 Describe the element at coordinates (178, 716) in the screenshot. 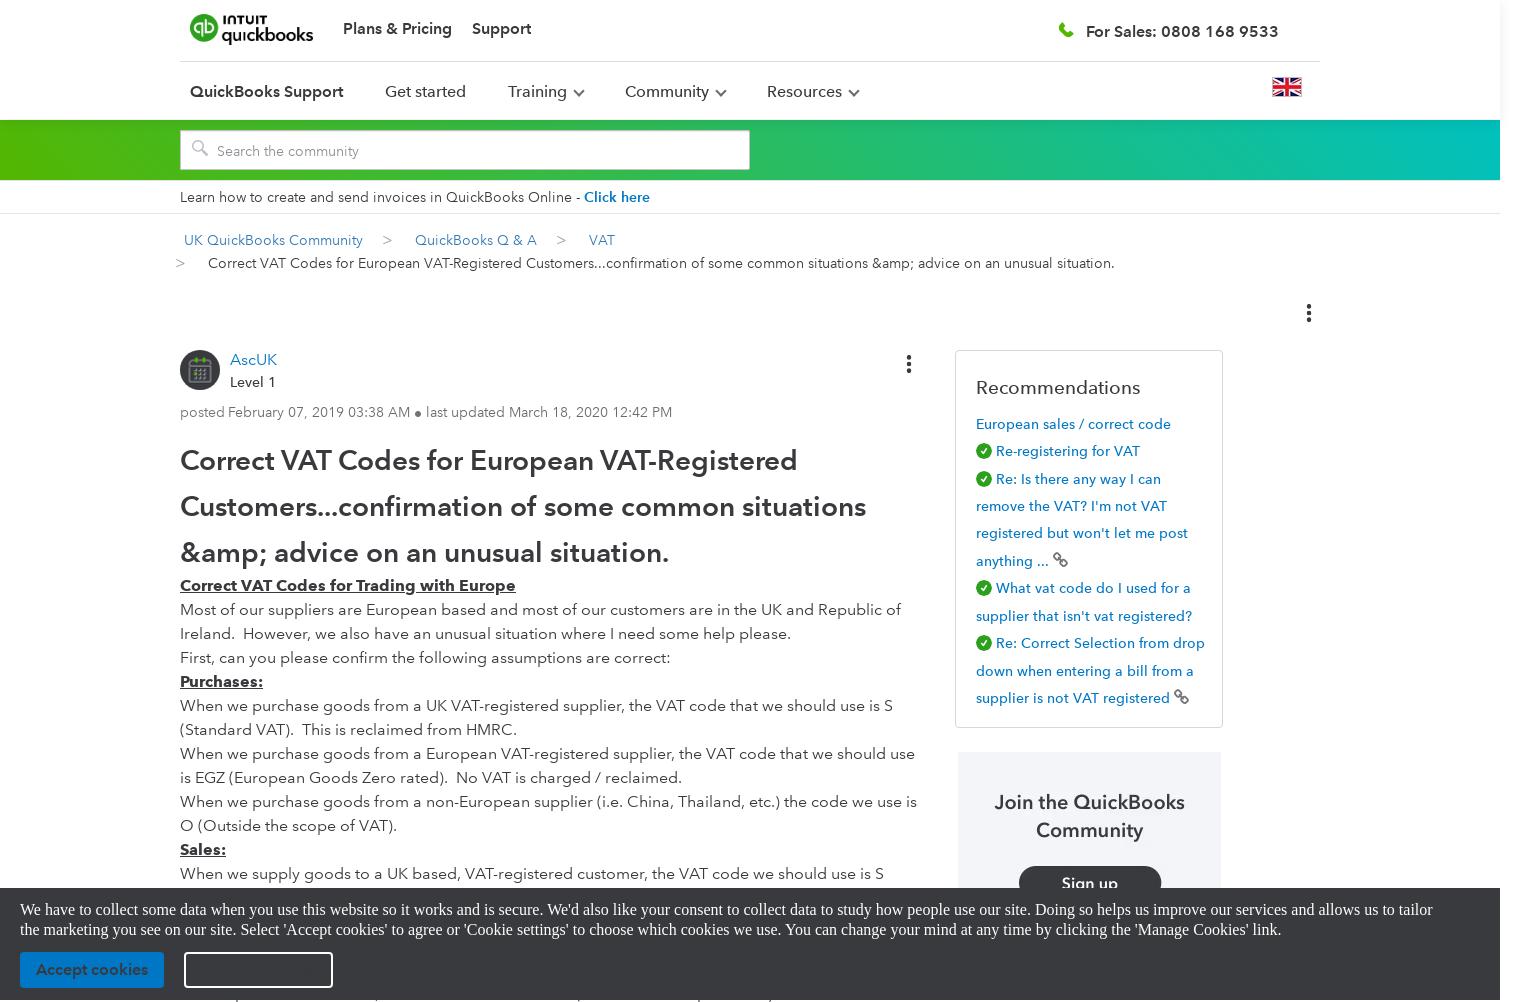

I see `'When we purchase goods from a UK VAT-registered supplier, the VAT code that we should use is S (Standard VAT).  This is reclaimed from HMRC.'` at that location.